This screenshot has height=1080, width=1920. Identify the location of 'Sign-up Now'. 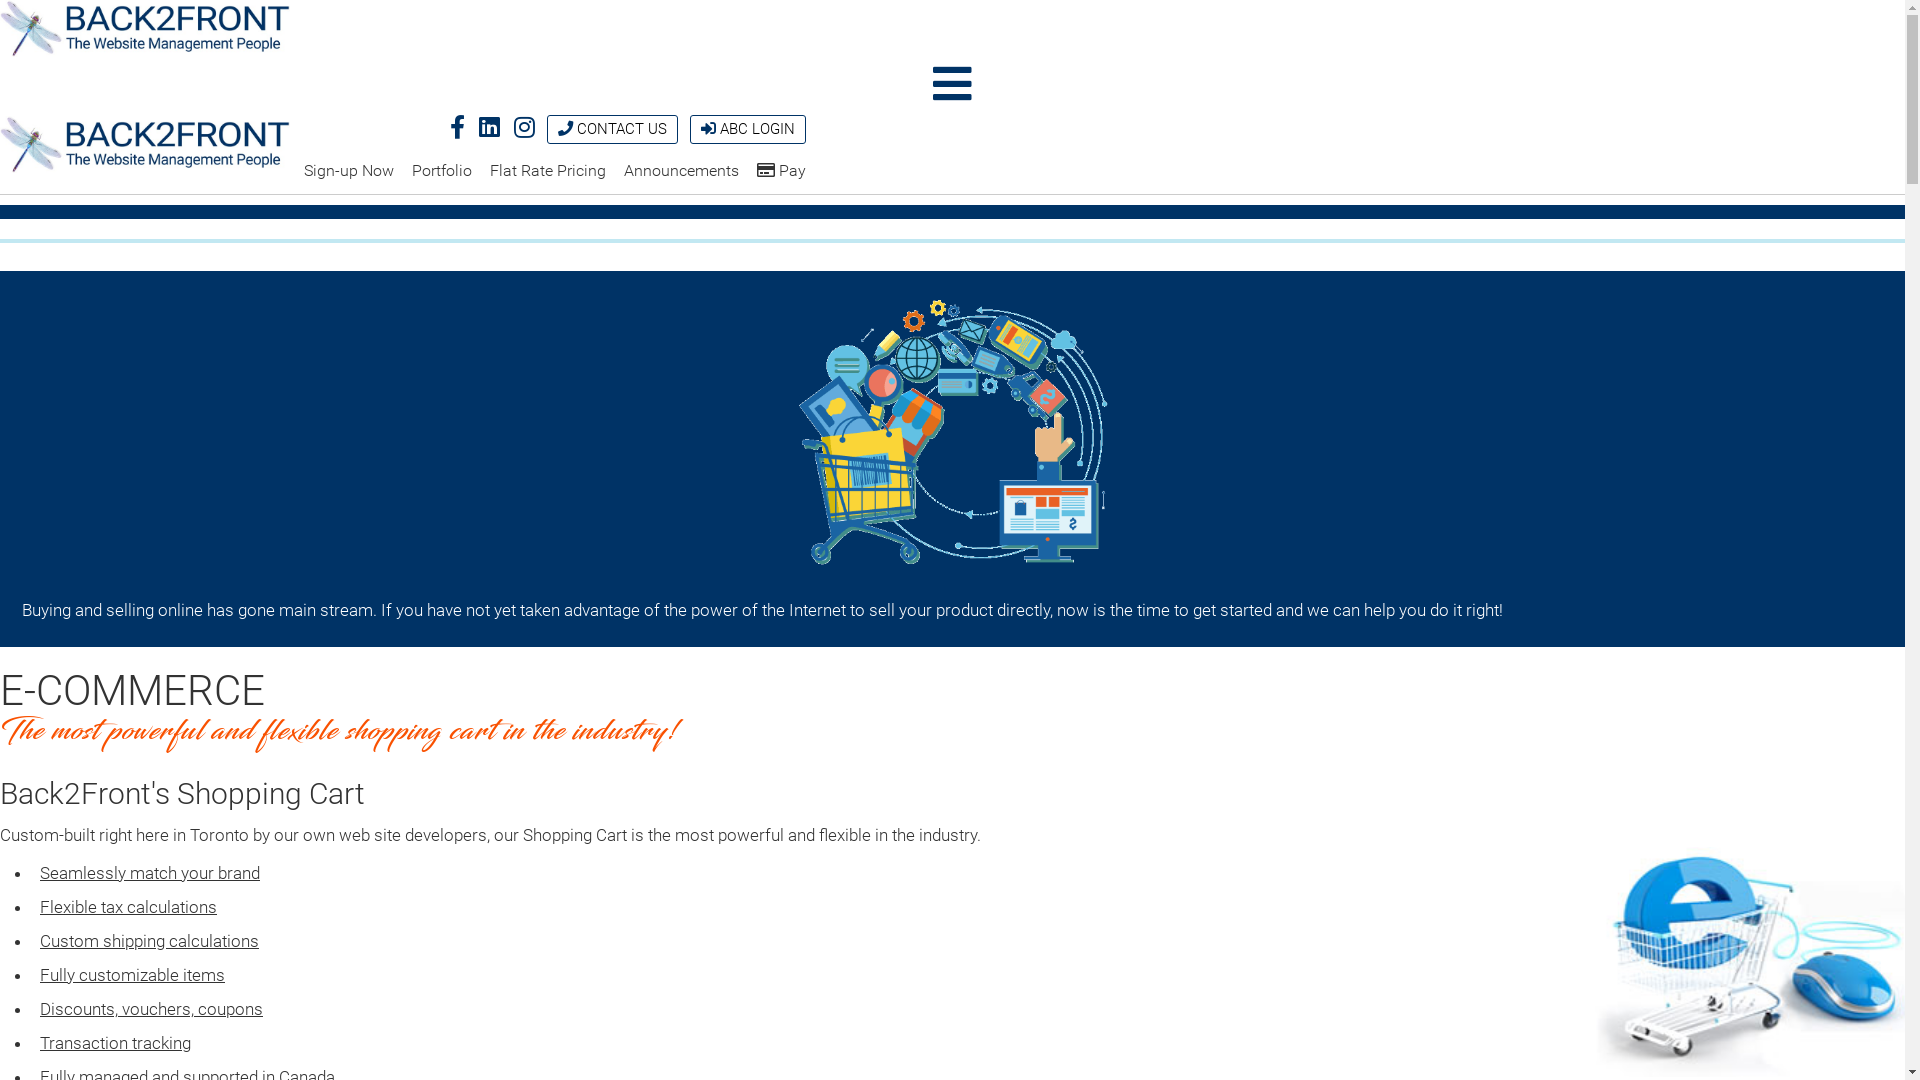
(302, 169).